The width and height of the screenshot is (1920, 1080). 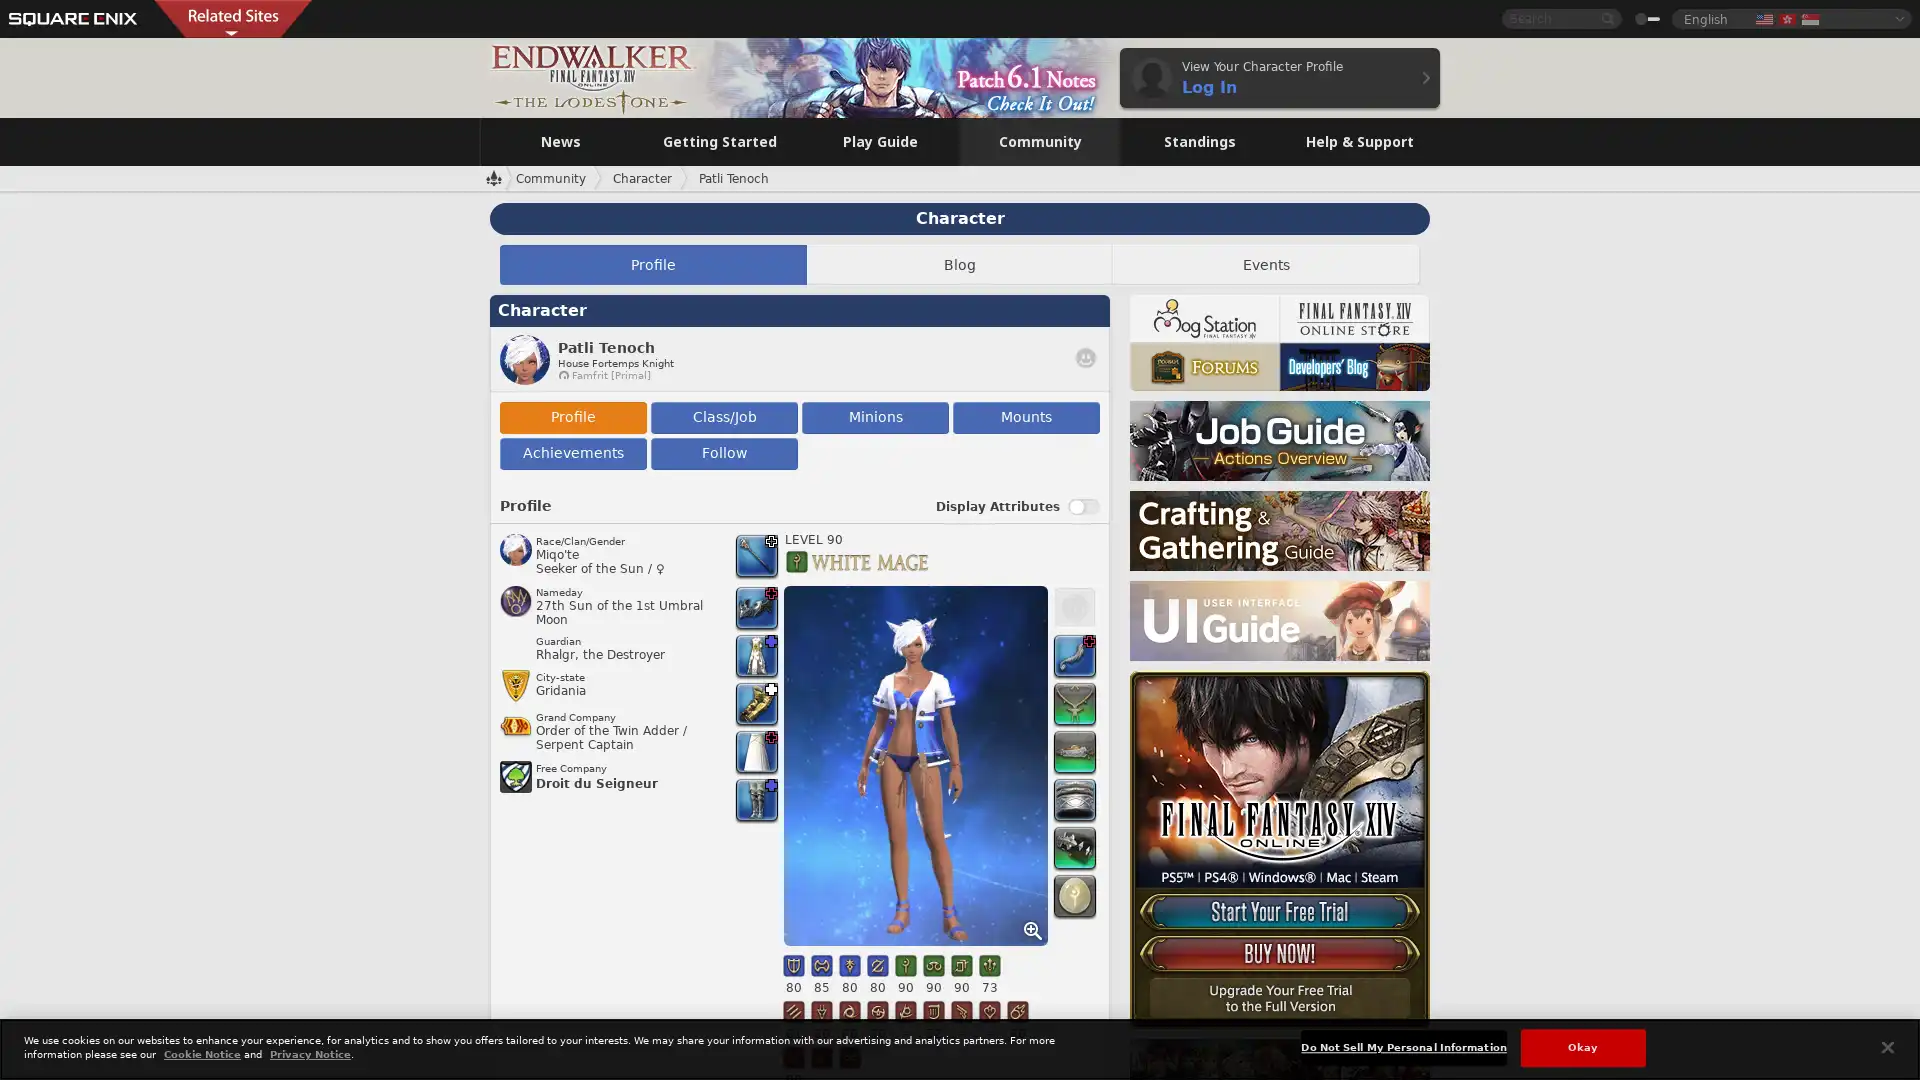 What do you see at coordinates (1402, 1046) in the screenshot?
I see `Do Not Sell My Personal Information` at bounding box center [1402, 1046].